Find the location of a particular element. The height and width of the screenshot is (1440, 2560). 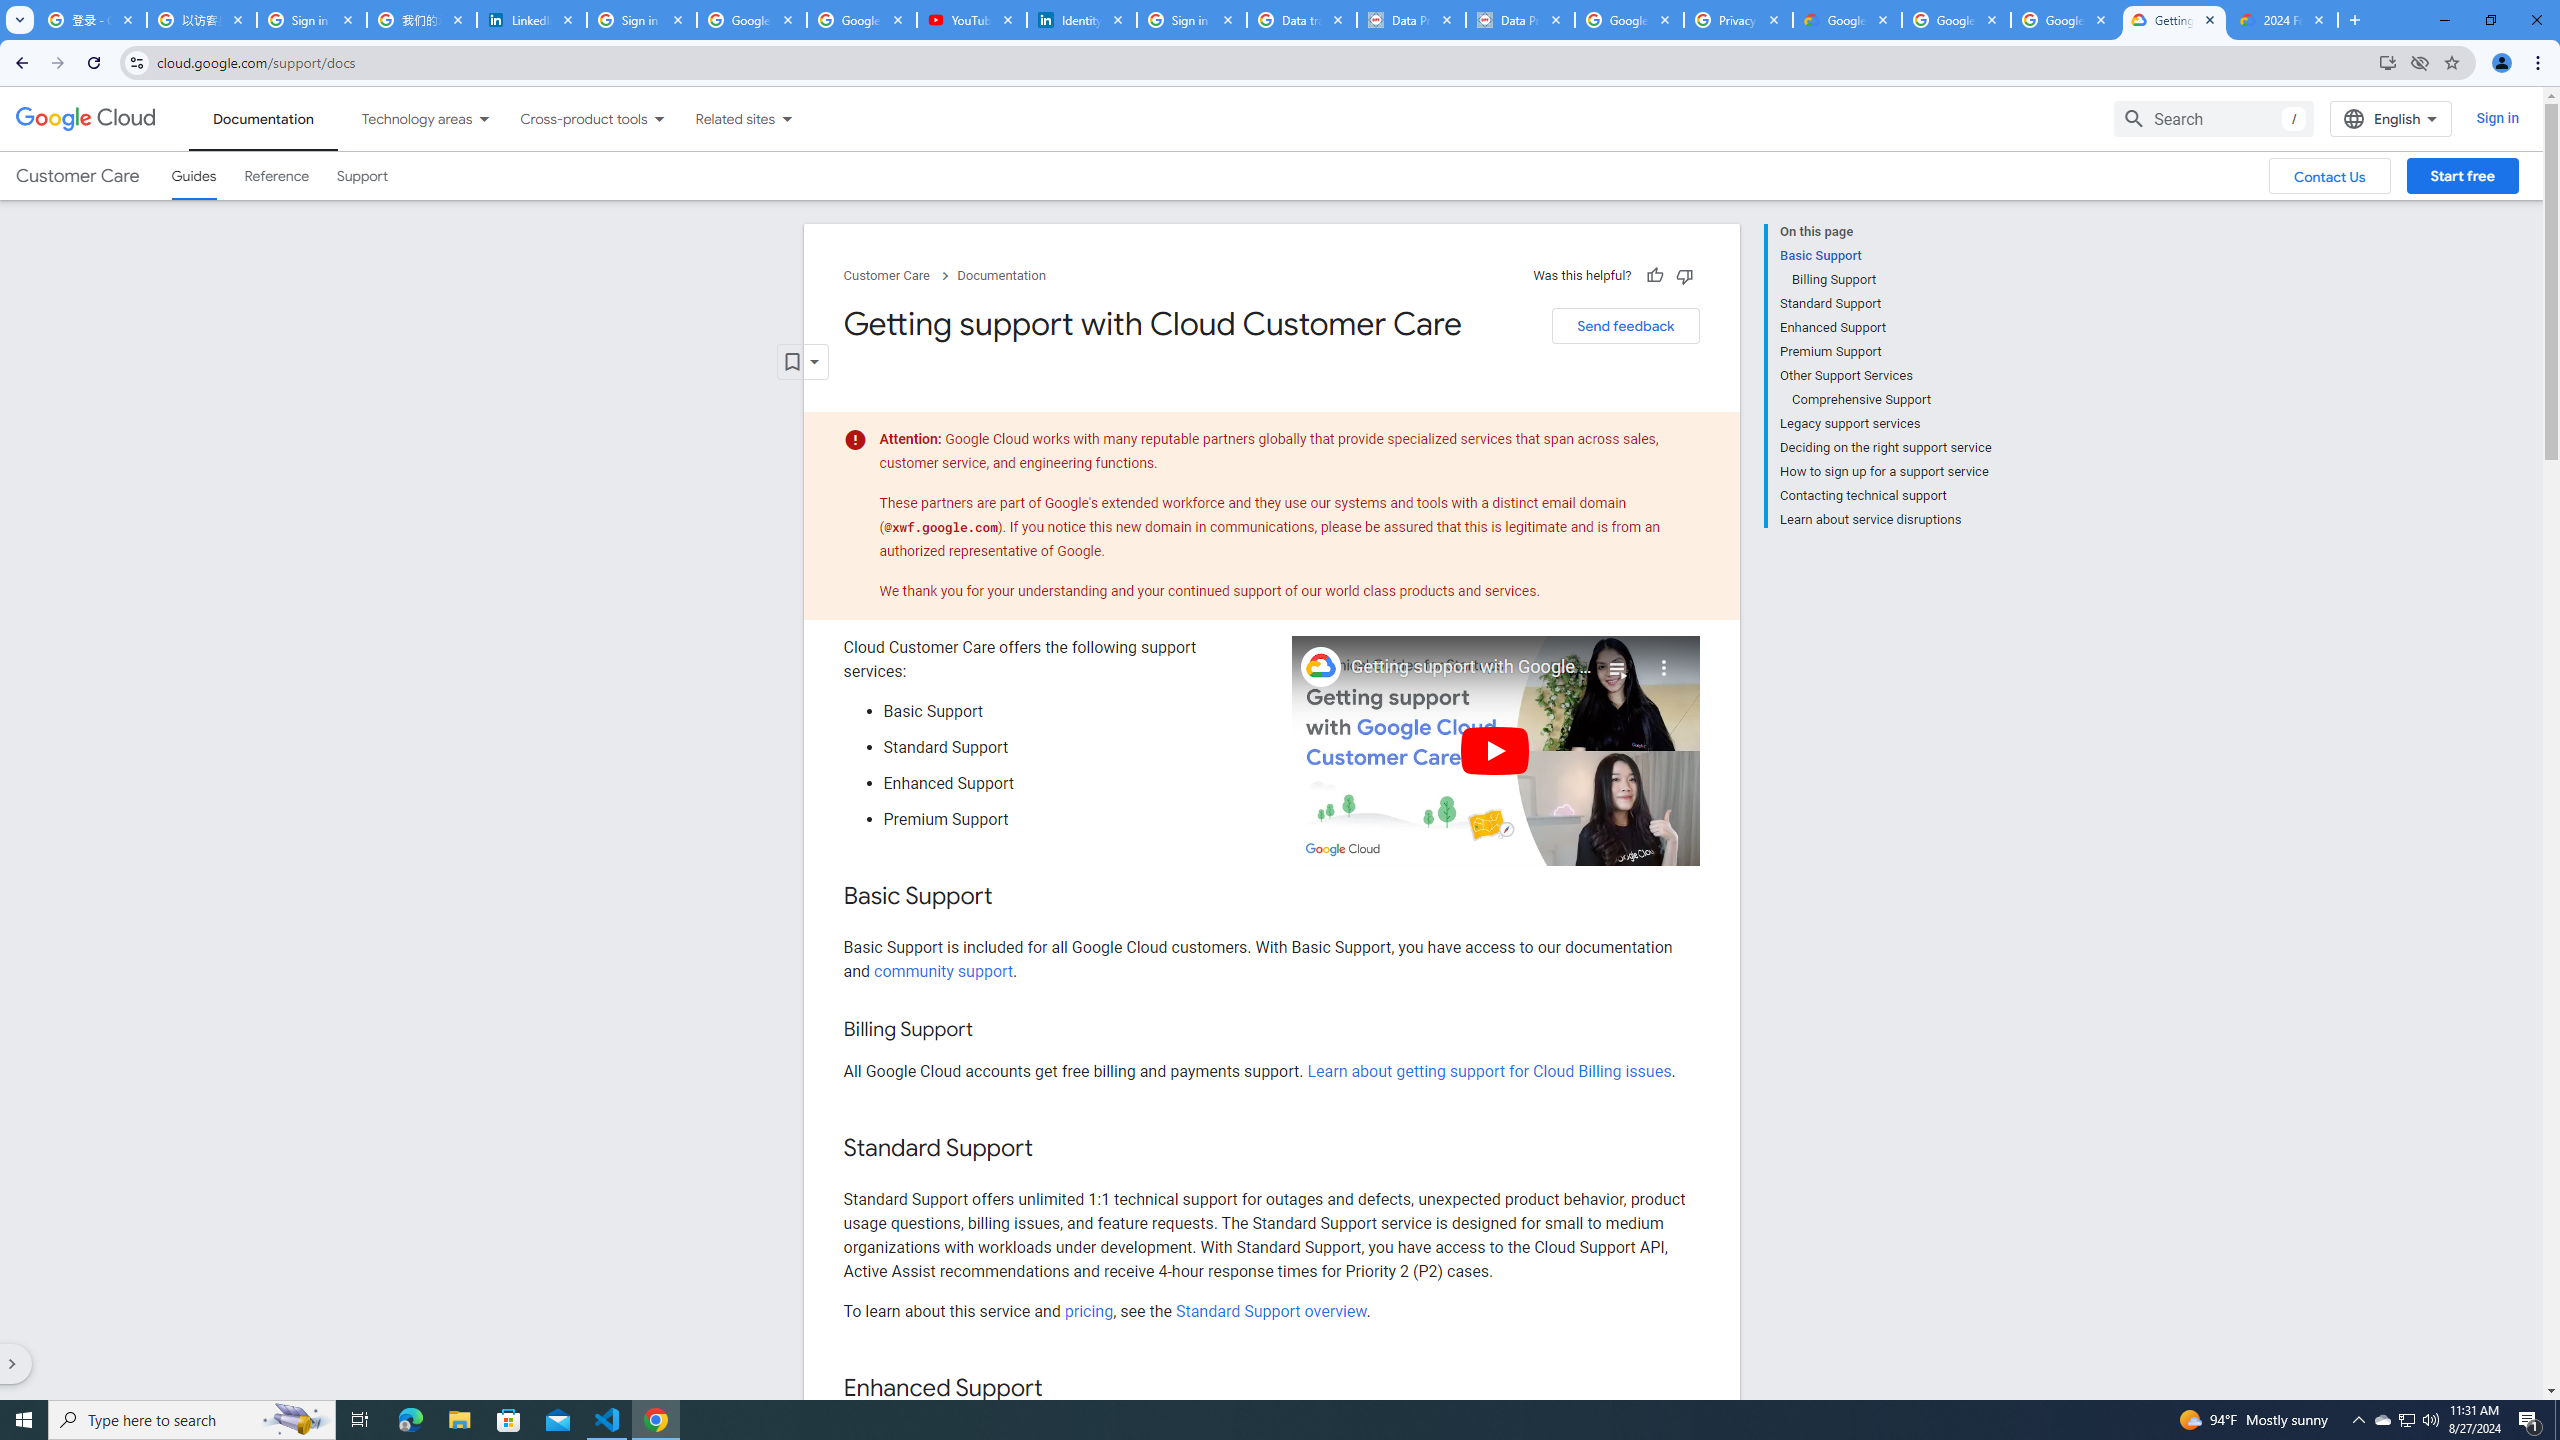

'Basic Support' is located at coordinates (1884, 254).